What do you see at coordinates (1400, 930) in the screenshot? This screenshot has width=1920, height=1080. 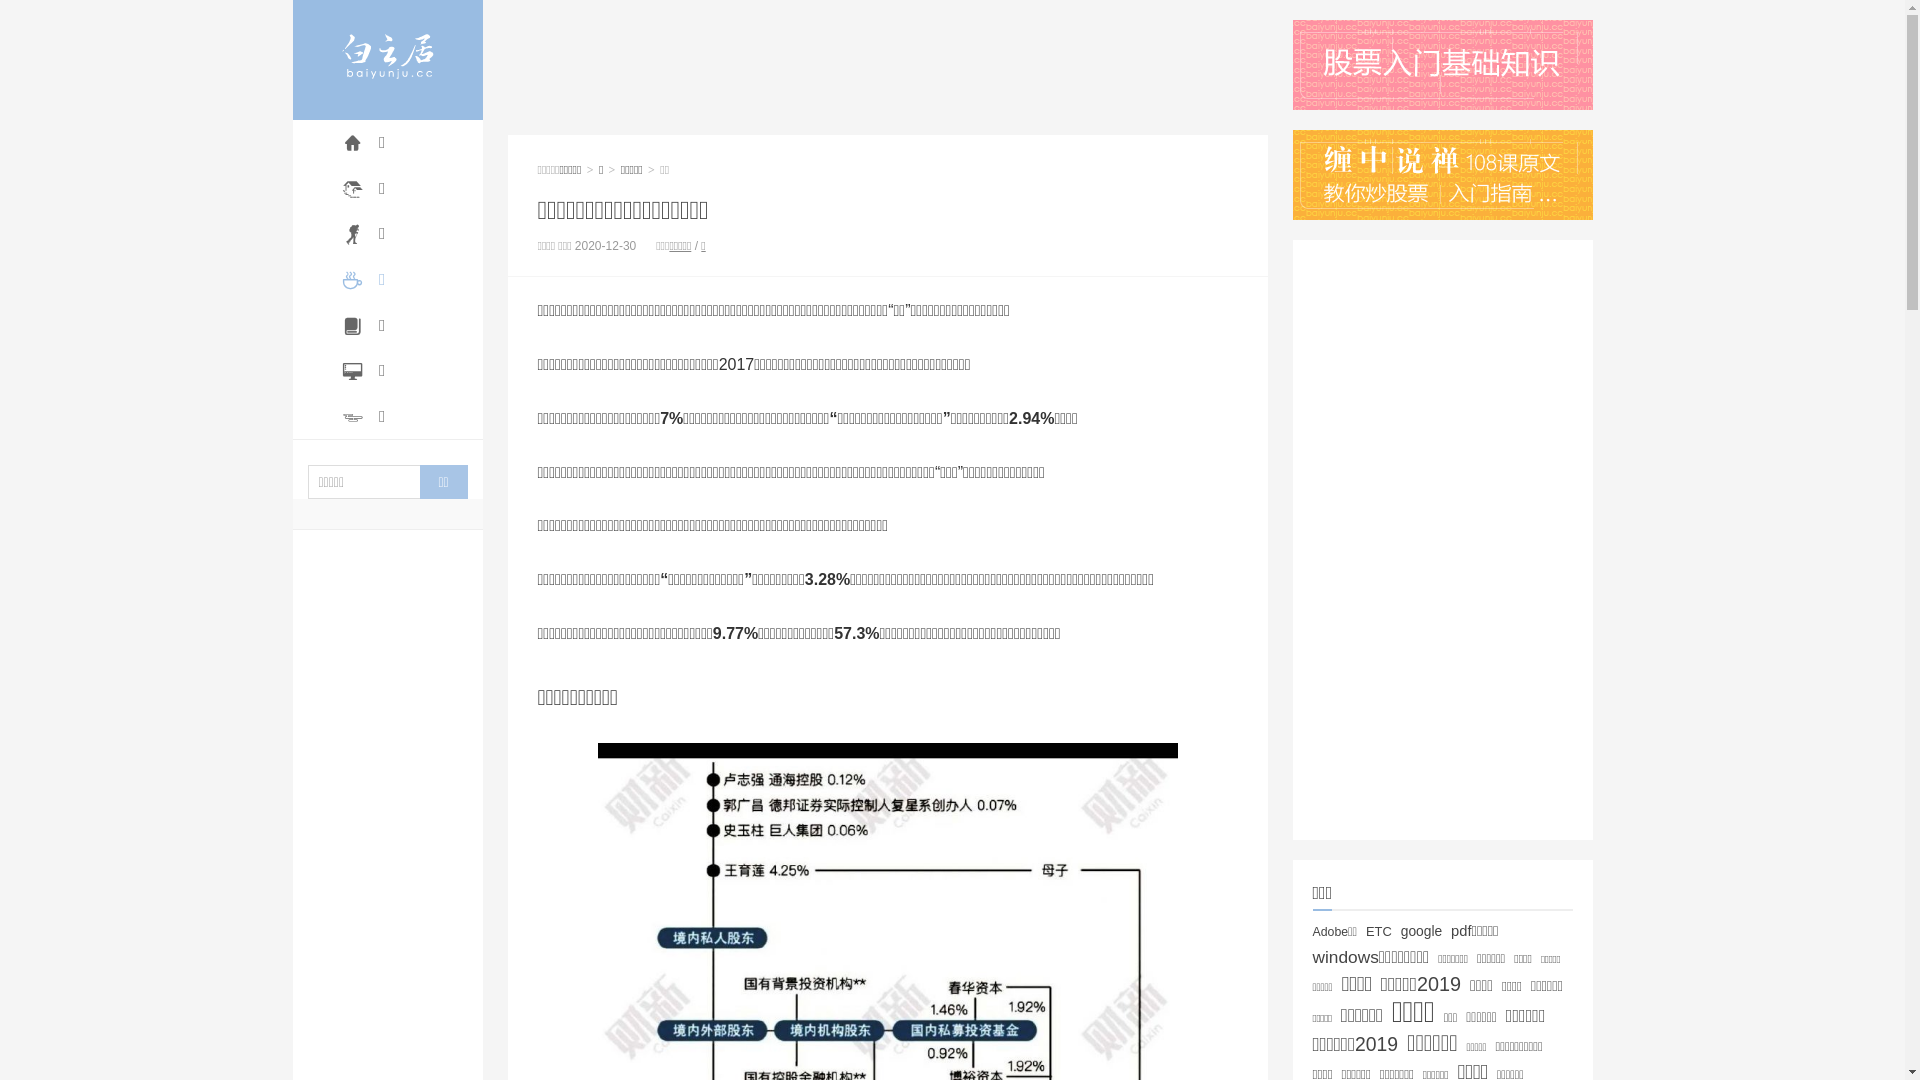 I see `'google'` at bounding box center [1400, 930].